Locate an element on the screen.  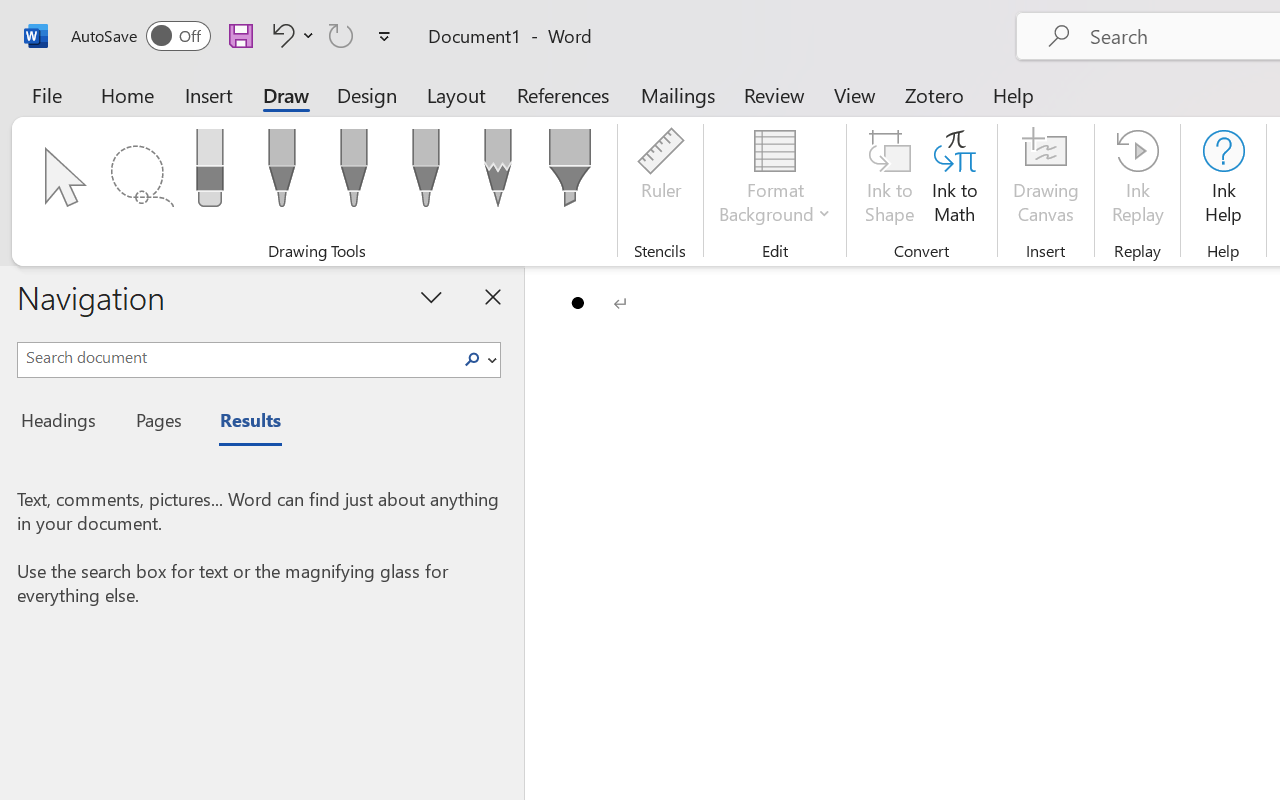
'Ink to Math' is located at coordinates (953, 179).